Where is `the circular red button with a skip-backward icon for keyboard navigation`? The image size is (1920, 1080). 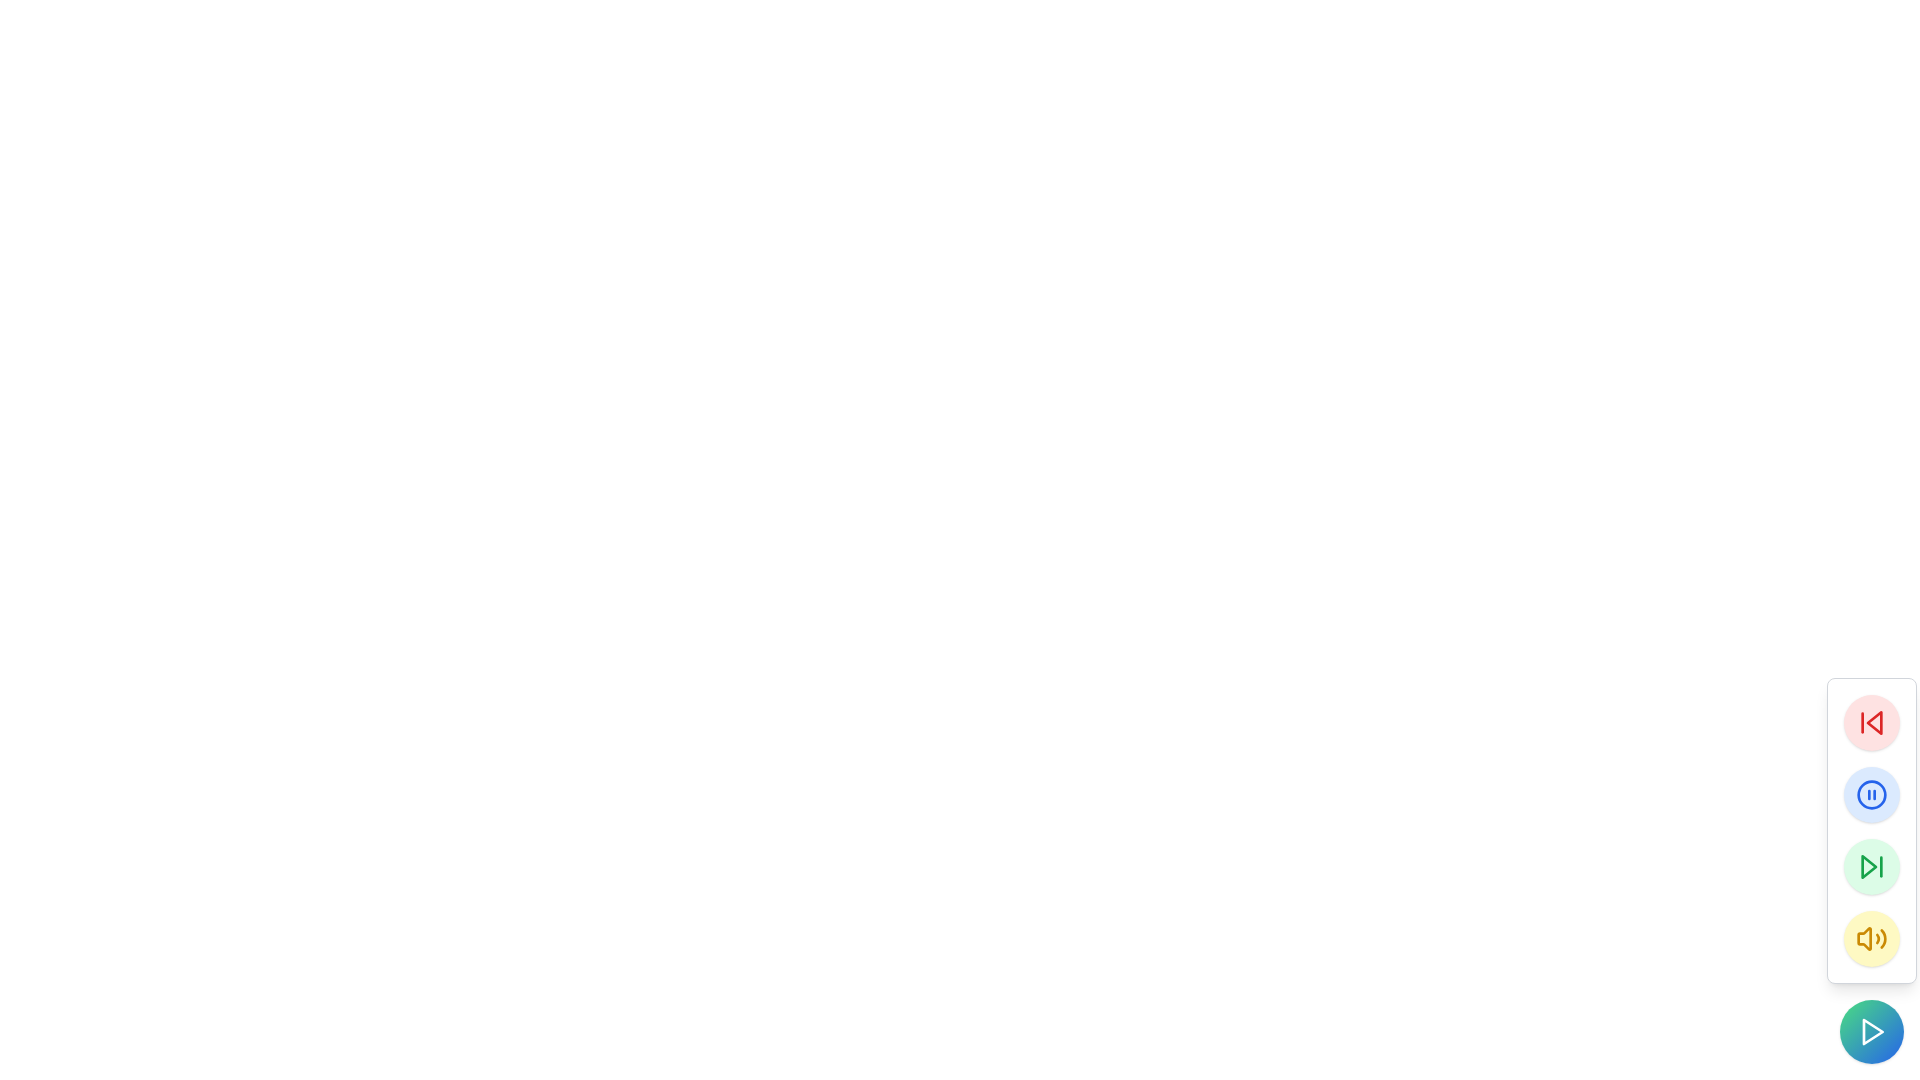
the circular red button with a skip-backward icon for keyboard navigation is located at coordinates (1871, 722).